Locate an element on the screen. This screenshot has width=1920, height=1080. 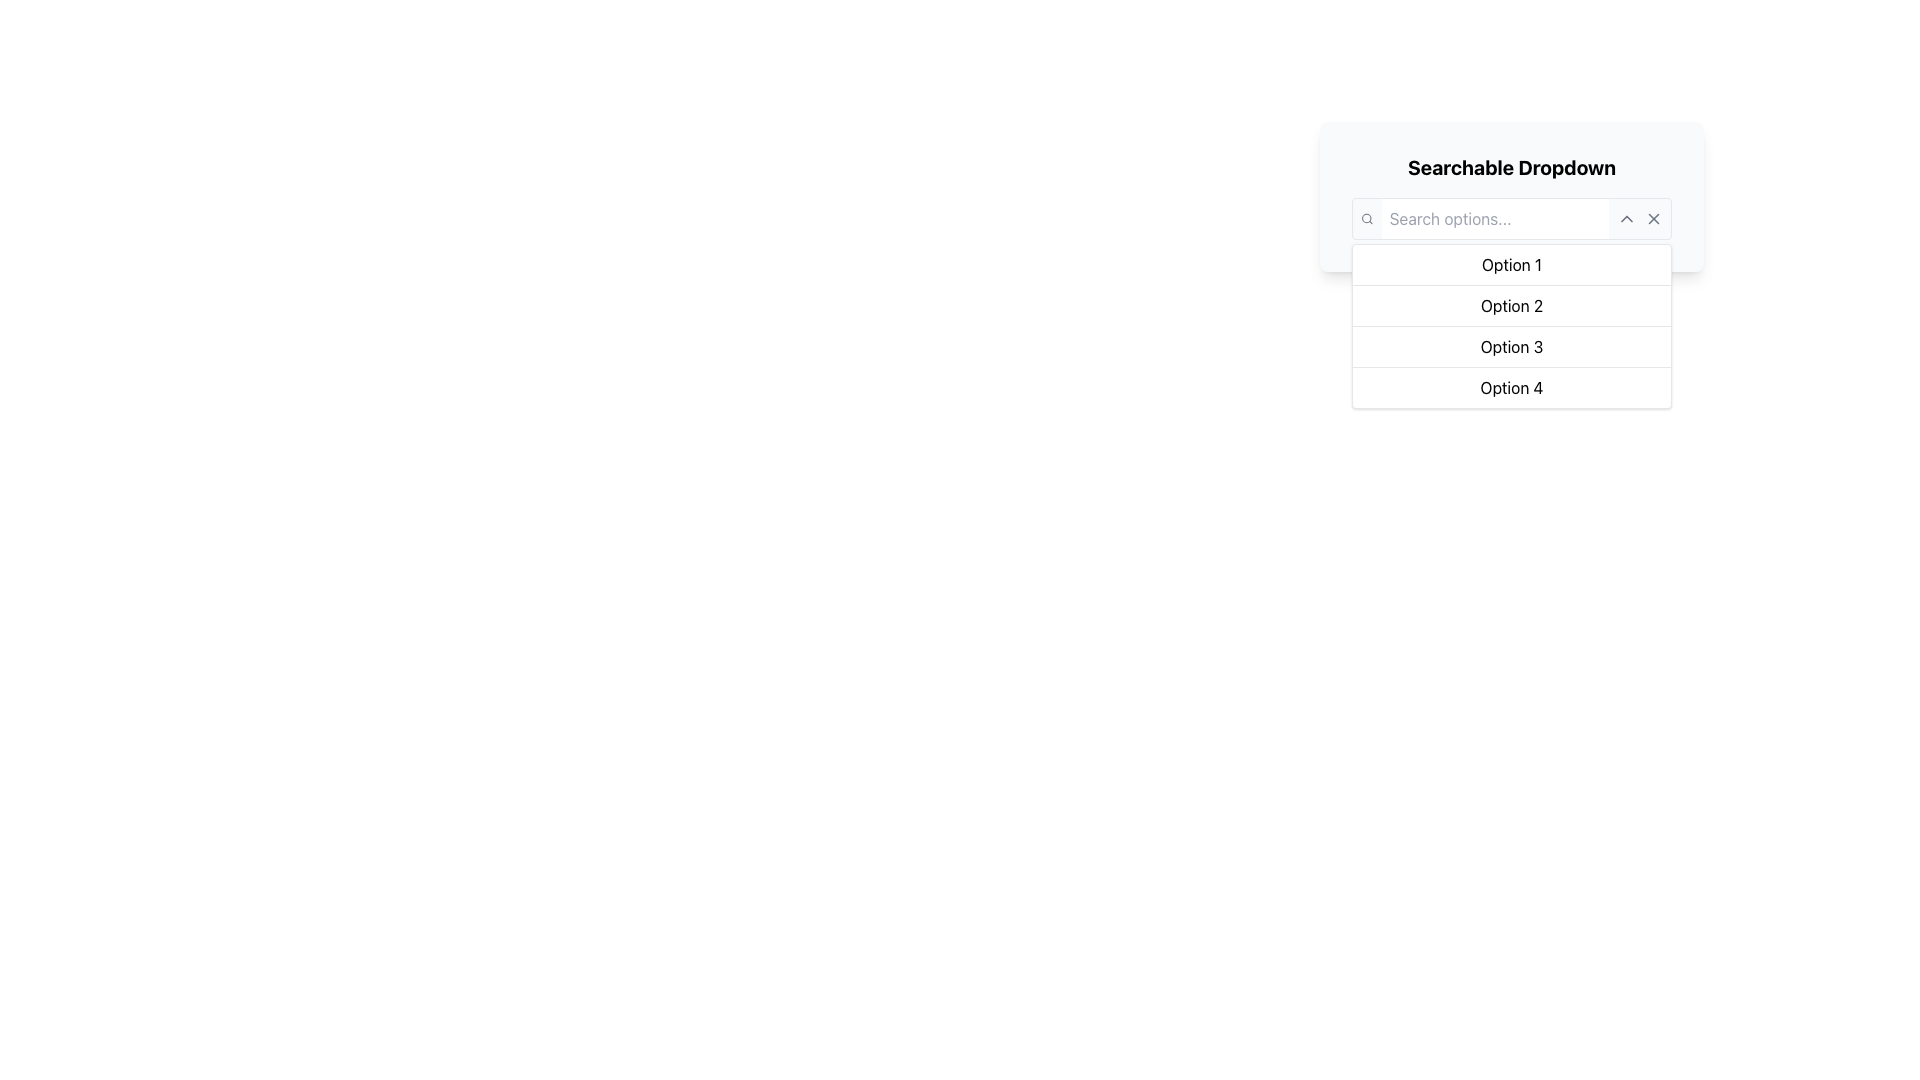
the text input box for entering search terms, which is styled with padding and has a placeholder text 'Search options...' is located at coordinates (1494, 219).